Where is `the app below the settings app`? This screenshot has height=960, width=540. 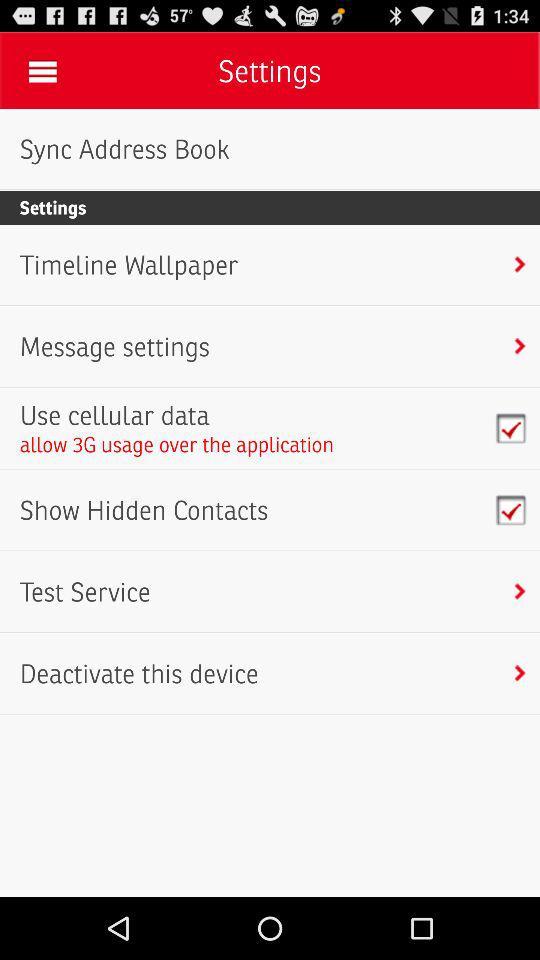
the app below the settings app is located at coordinates (129, 264).